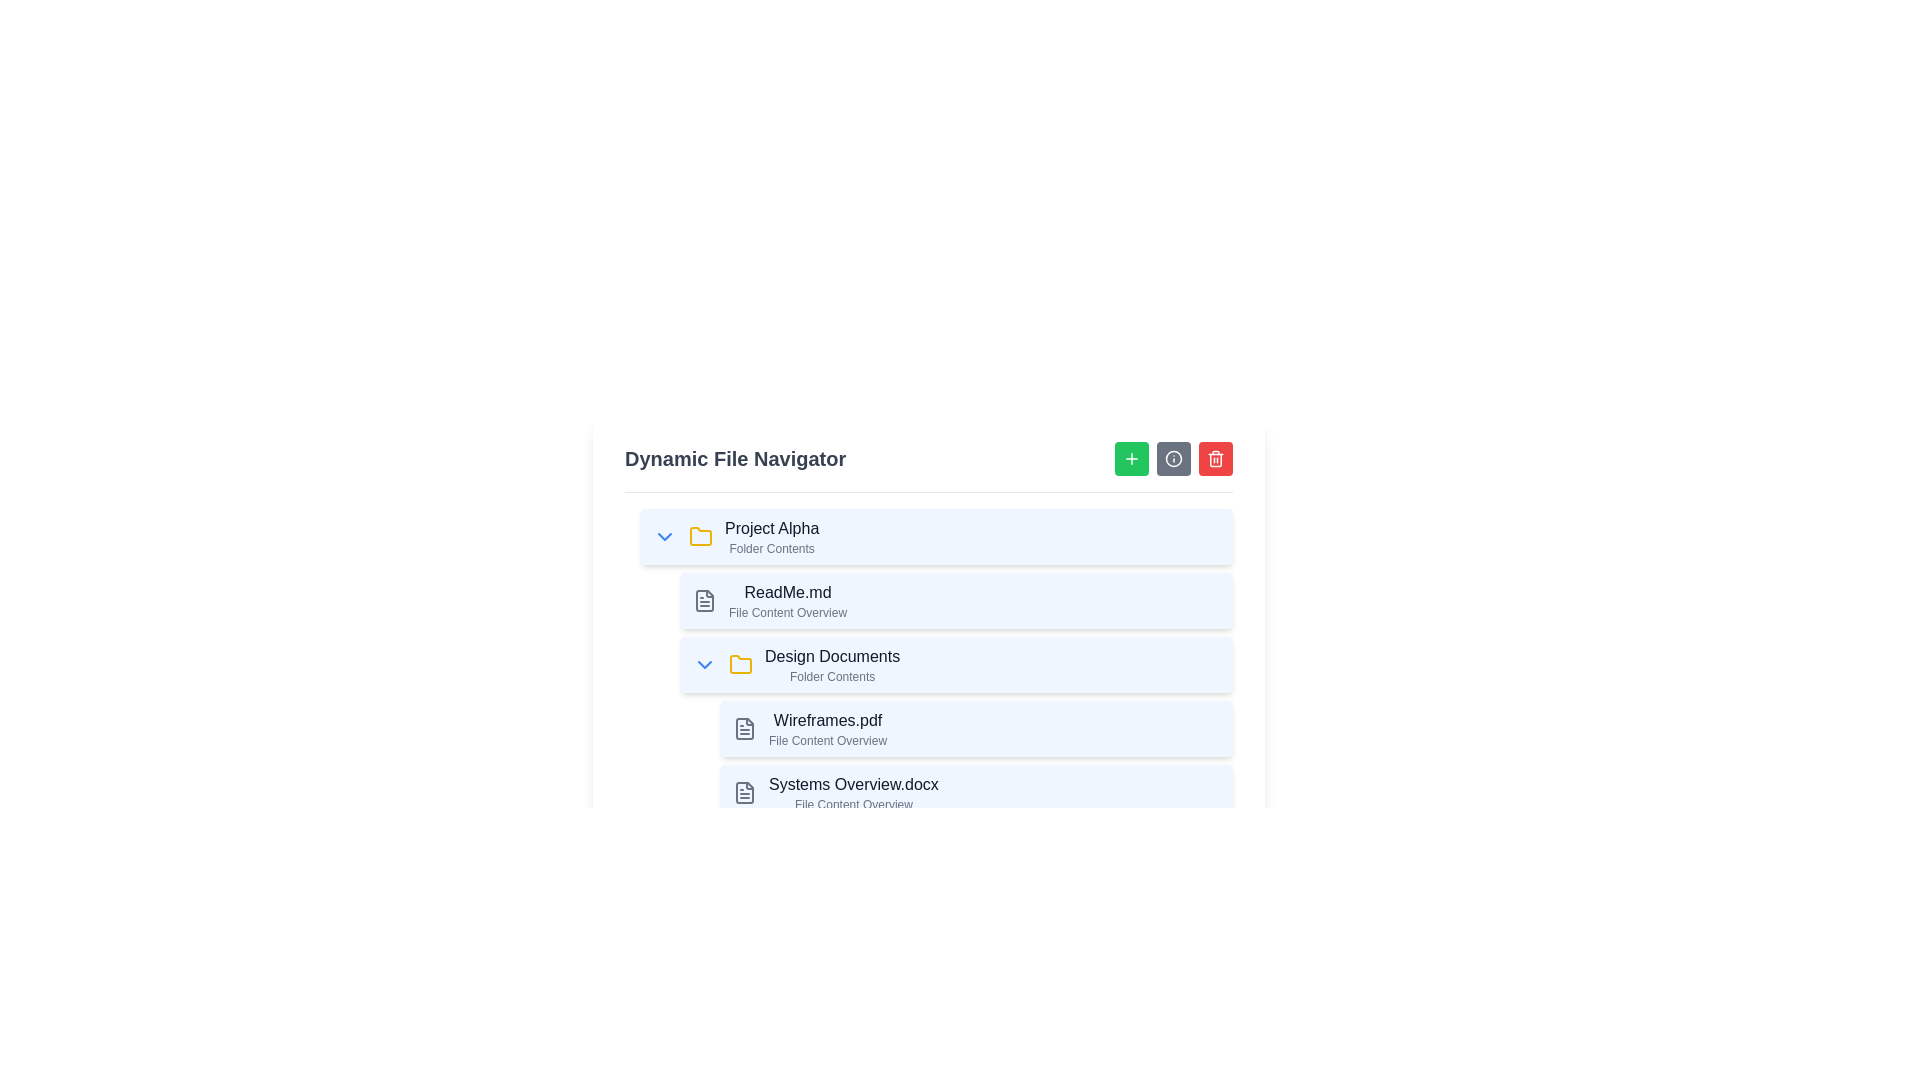  What do you see at coordinates (955, 664) in the screenshot?
I see `the 'Design Documents' folder entry` at bounding box center [955, 664].